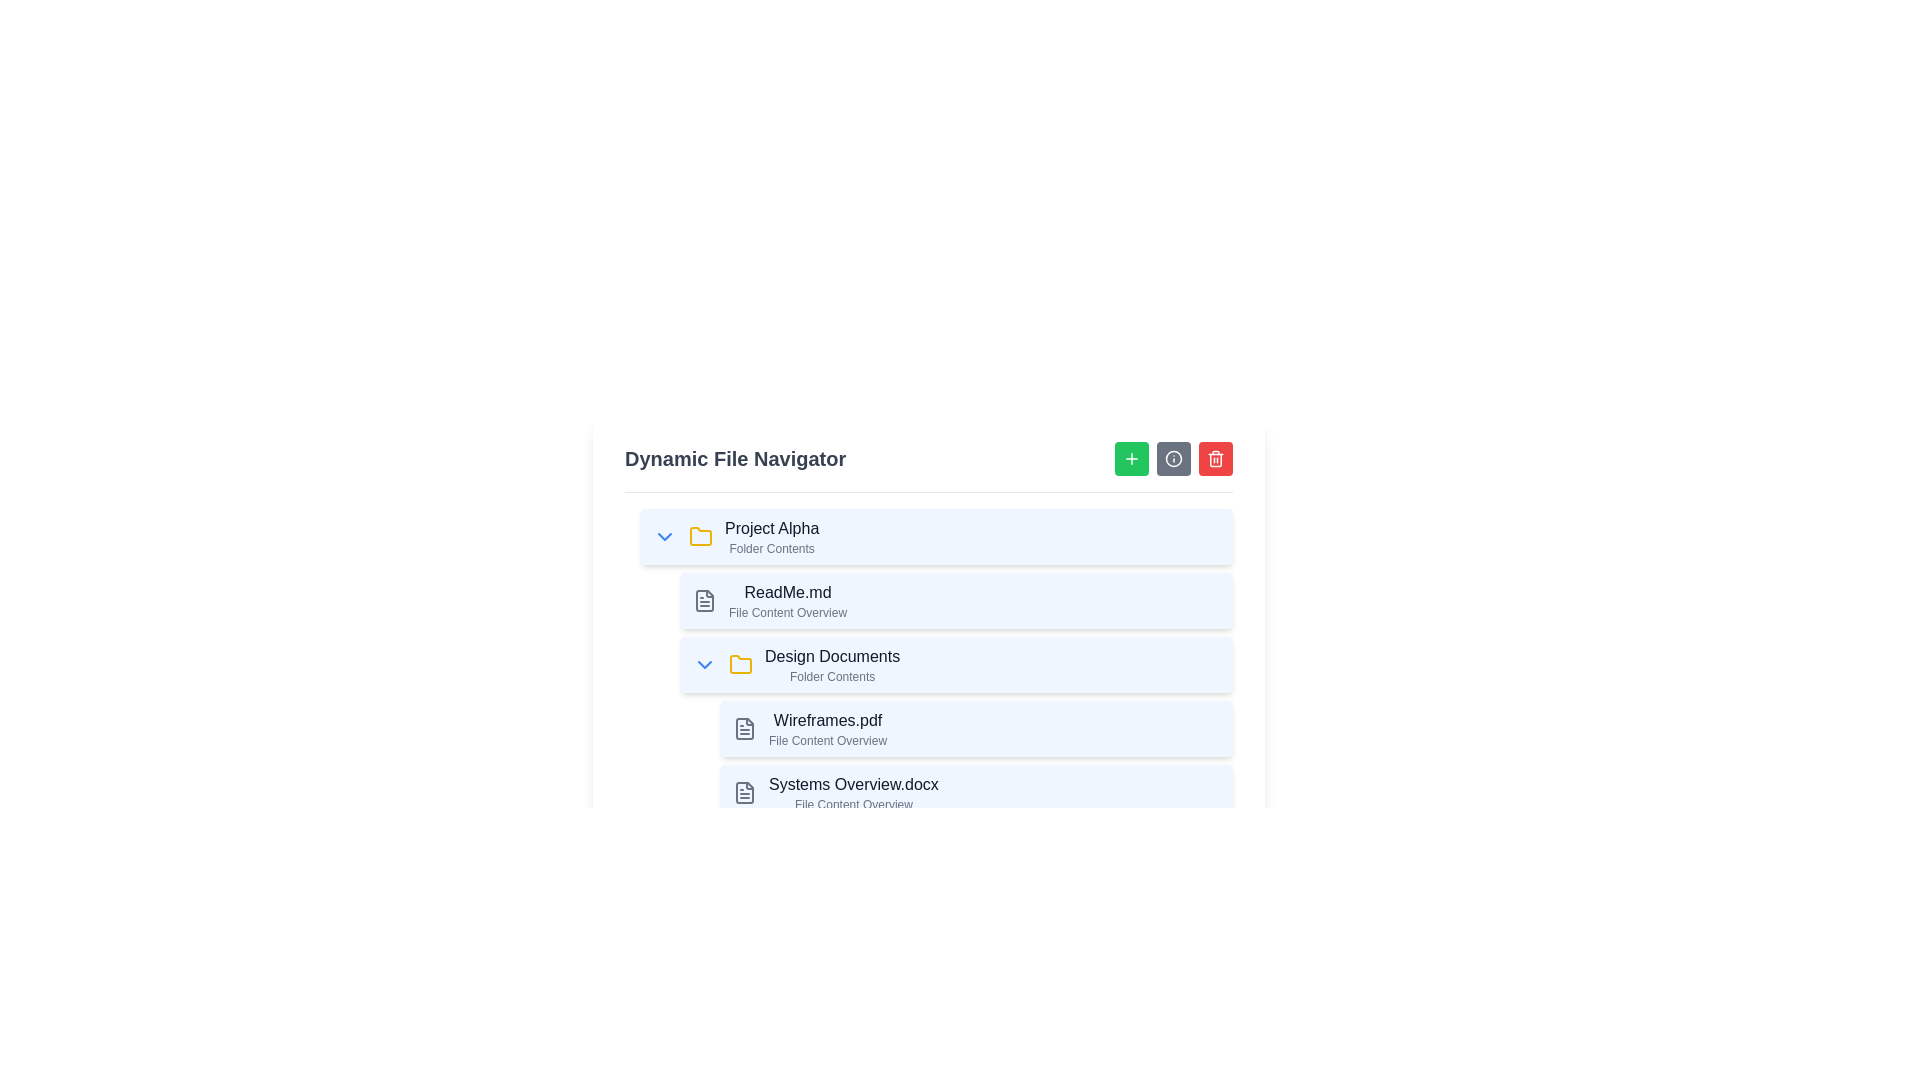  What do you see at coordinates (955, 664) in the screenshot?
I see `the 'Design Documents' folder entry` at bounding box center [955, 664].